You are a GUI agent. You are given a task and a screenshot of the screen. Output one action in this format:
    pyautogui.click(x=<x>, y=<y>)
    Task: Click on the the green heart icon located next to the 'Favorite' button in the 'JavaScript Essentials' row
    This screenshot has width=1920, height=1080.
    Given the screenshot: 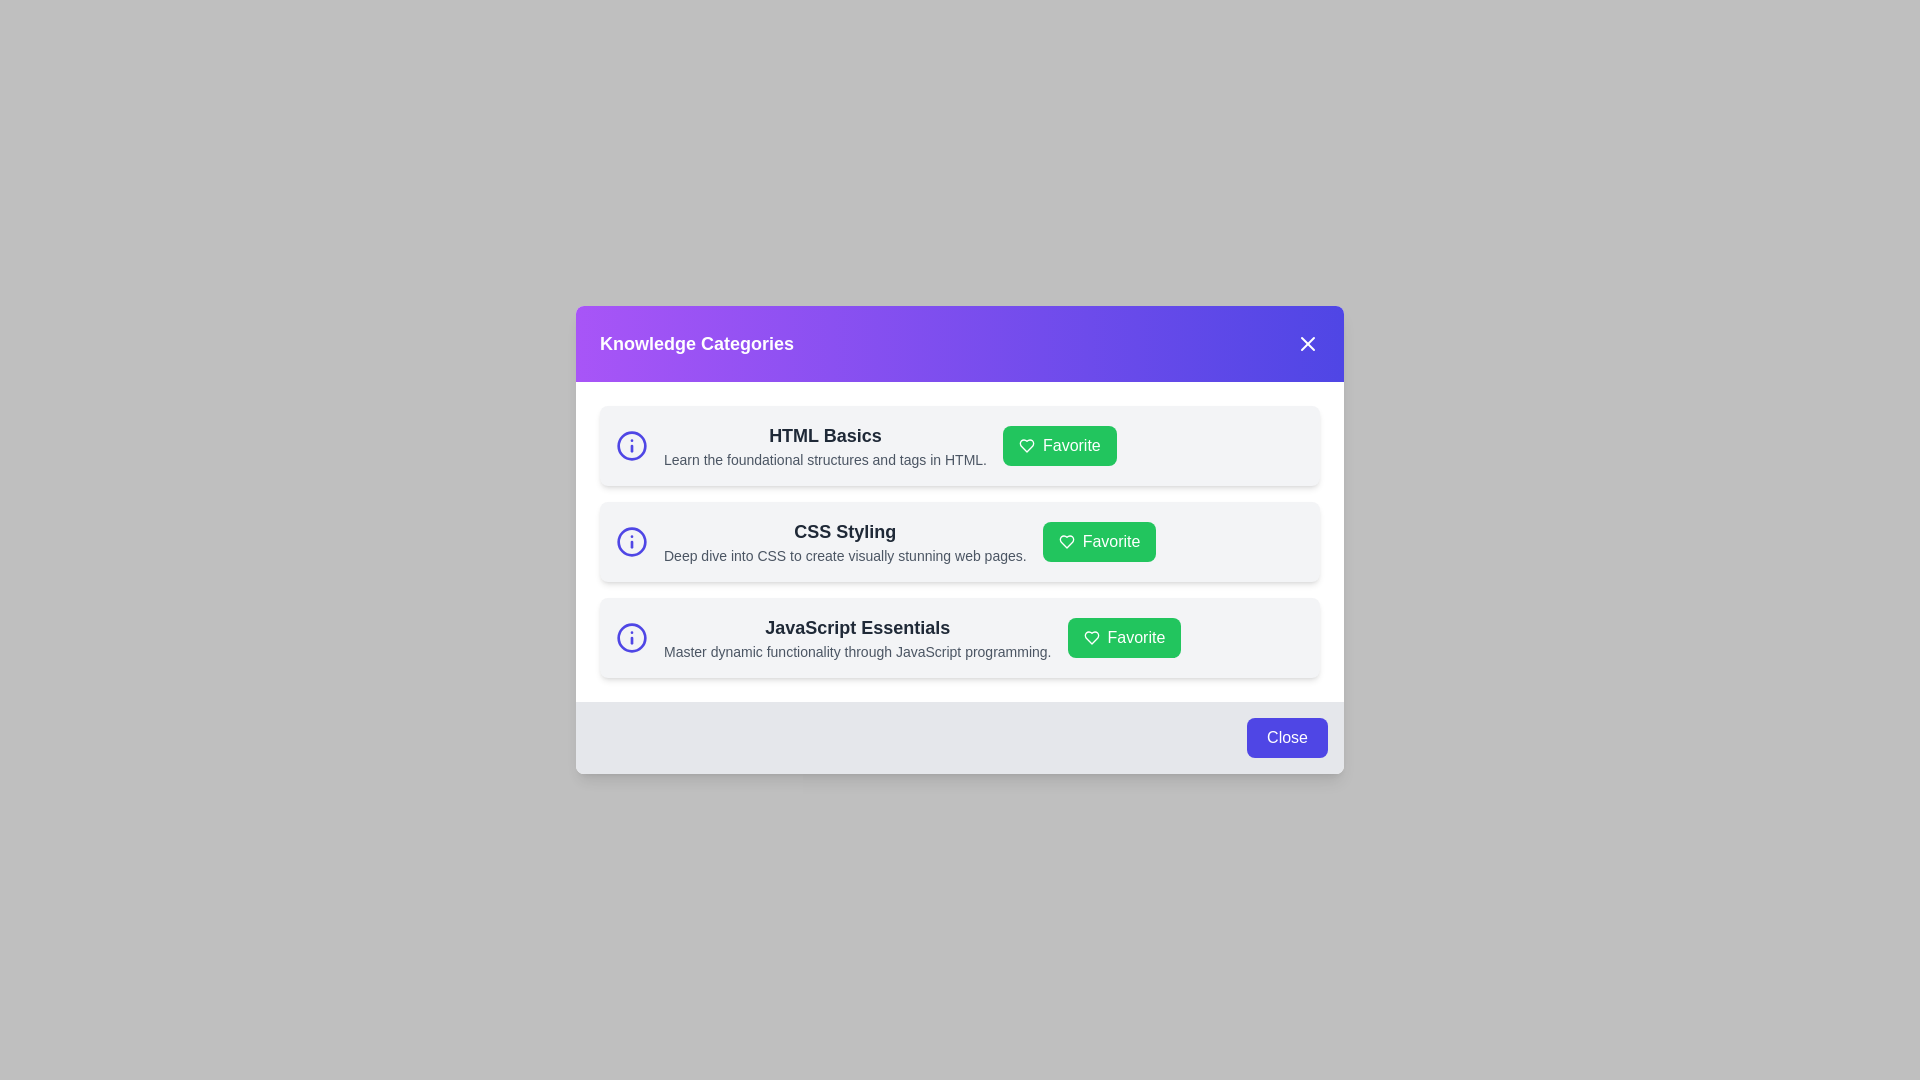 What is the action you would take?
    pyautogui.click(x=1090, y=637)
    